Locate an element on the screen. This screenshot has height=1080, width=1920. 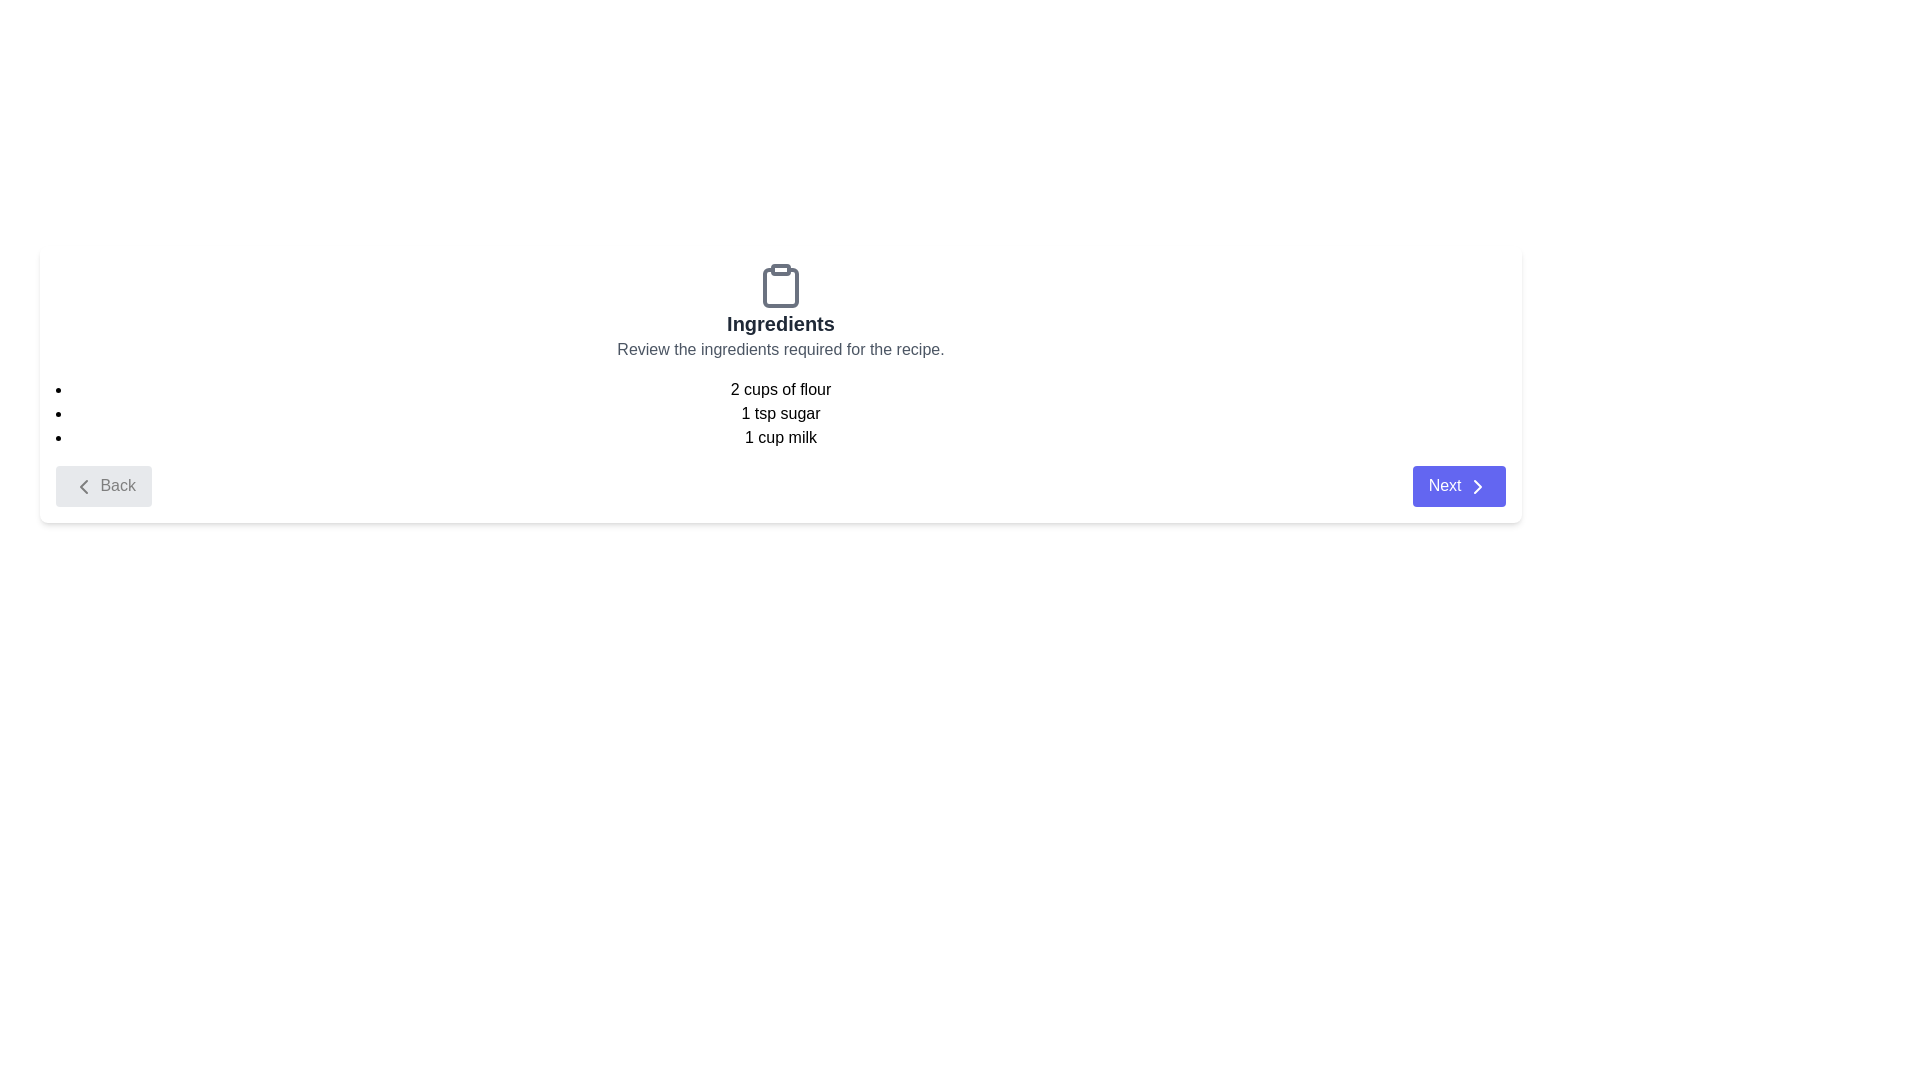
the 'Next' button to navigate to the next step is located at coordinates (1459, 486).